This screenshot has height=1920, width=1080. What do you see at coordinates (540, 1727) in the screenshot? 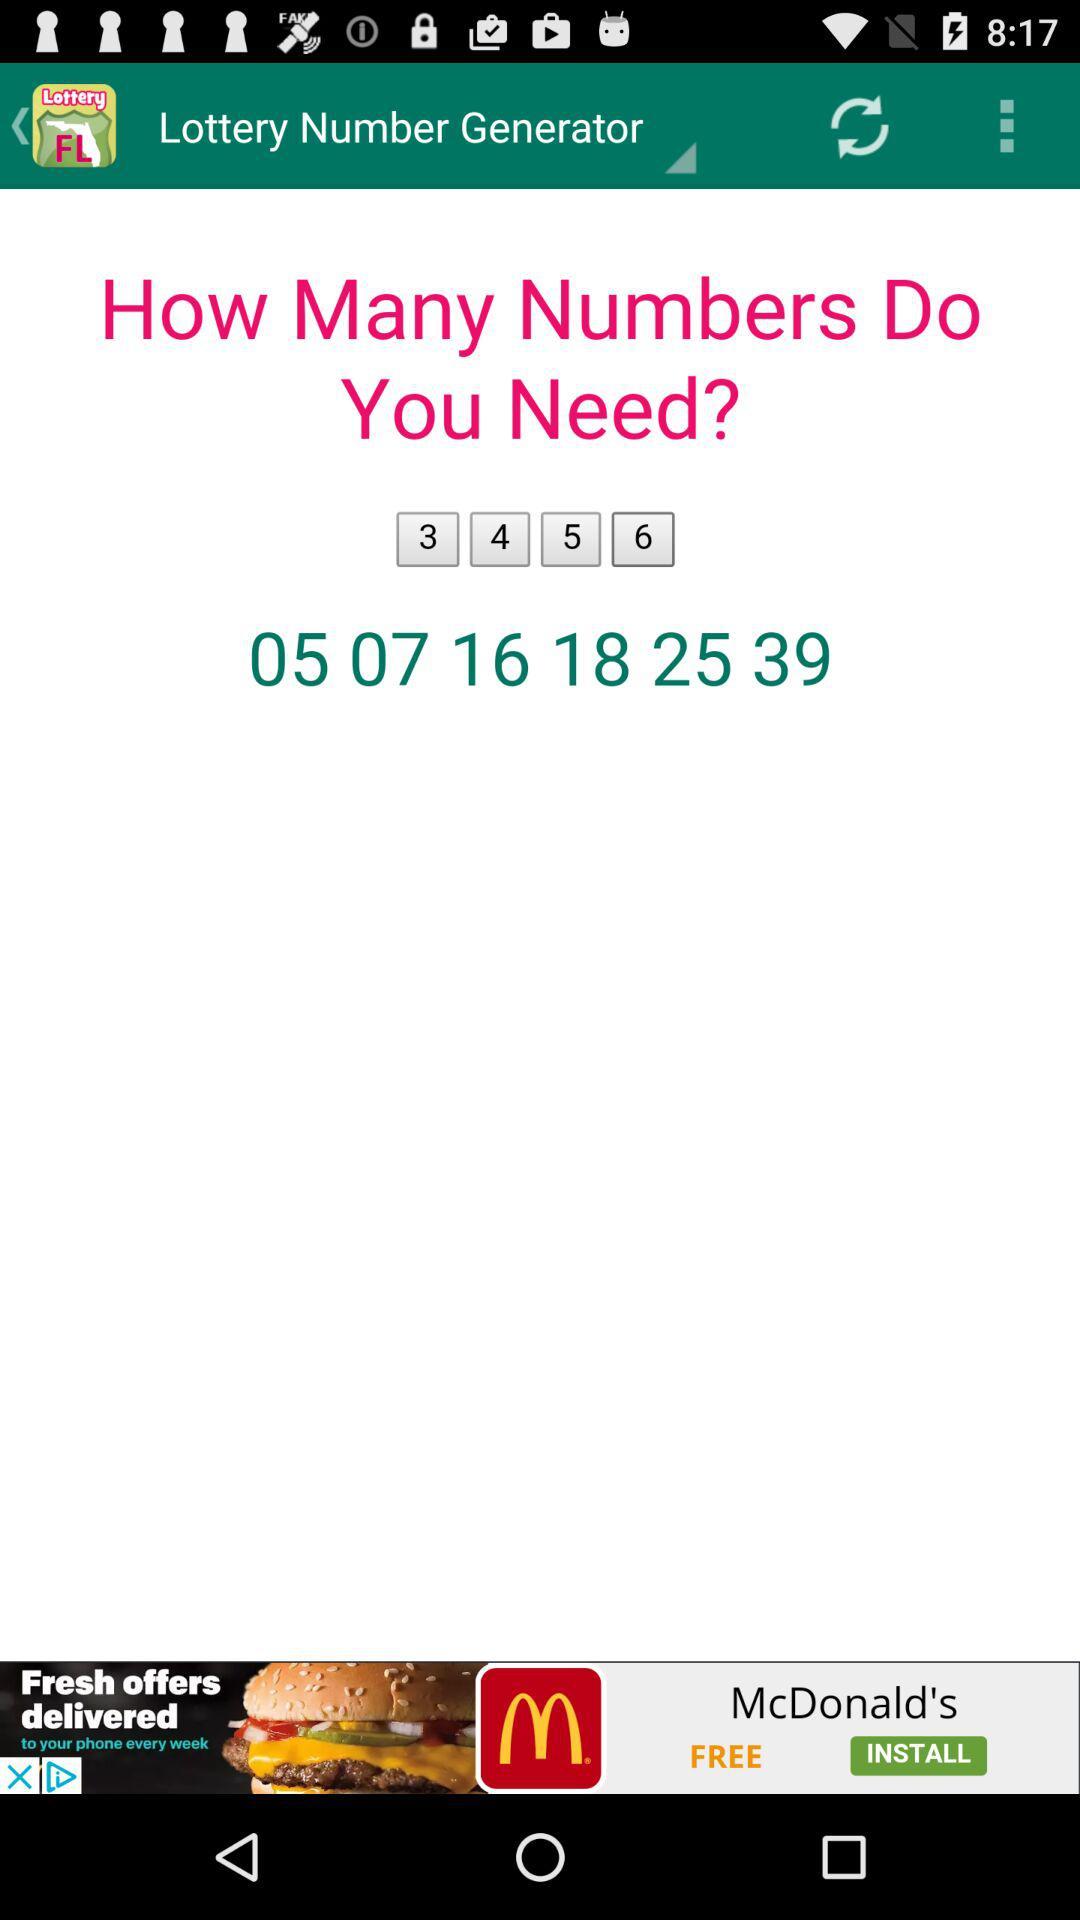
I see `advertisement page` at bounding box center [540, 1727].